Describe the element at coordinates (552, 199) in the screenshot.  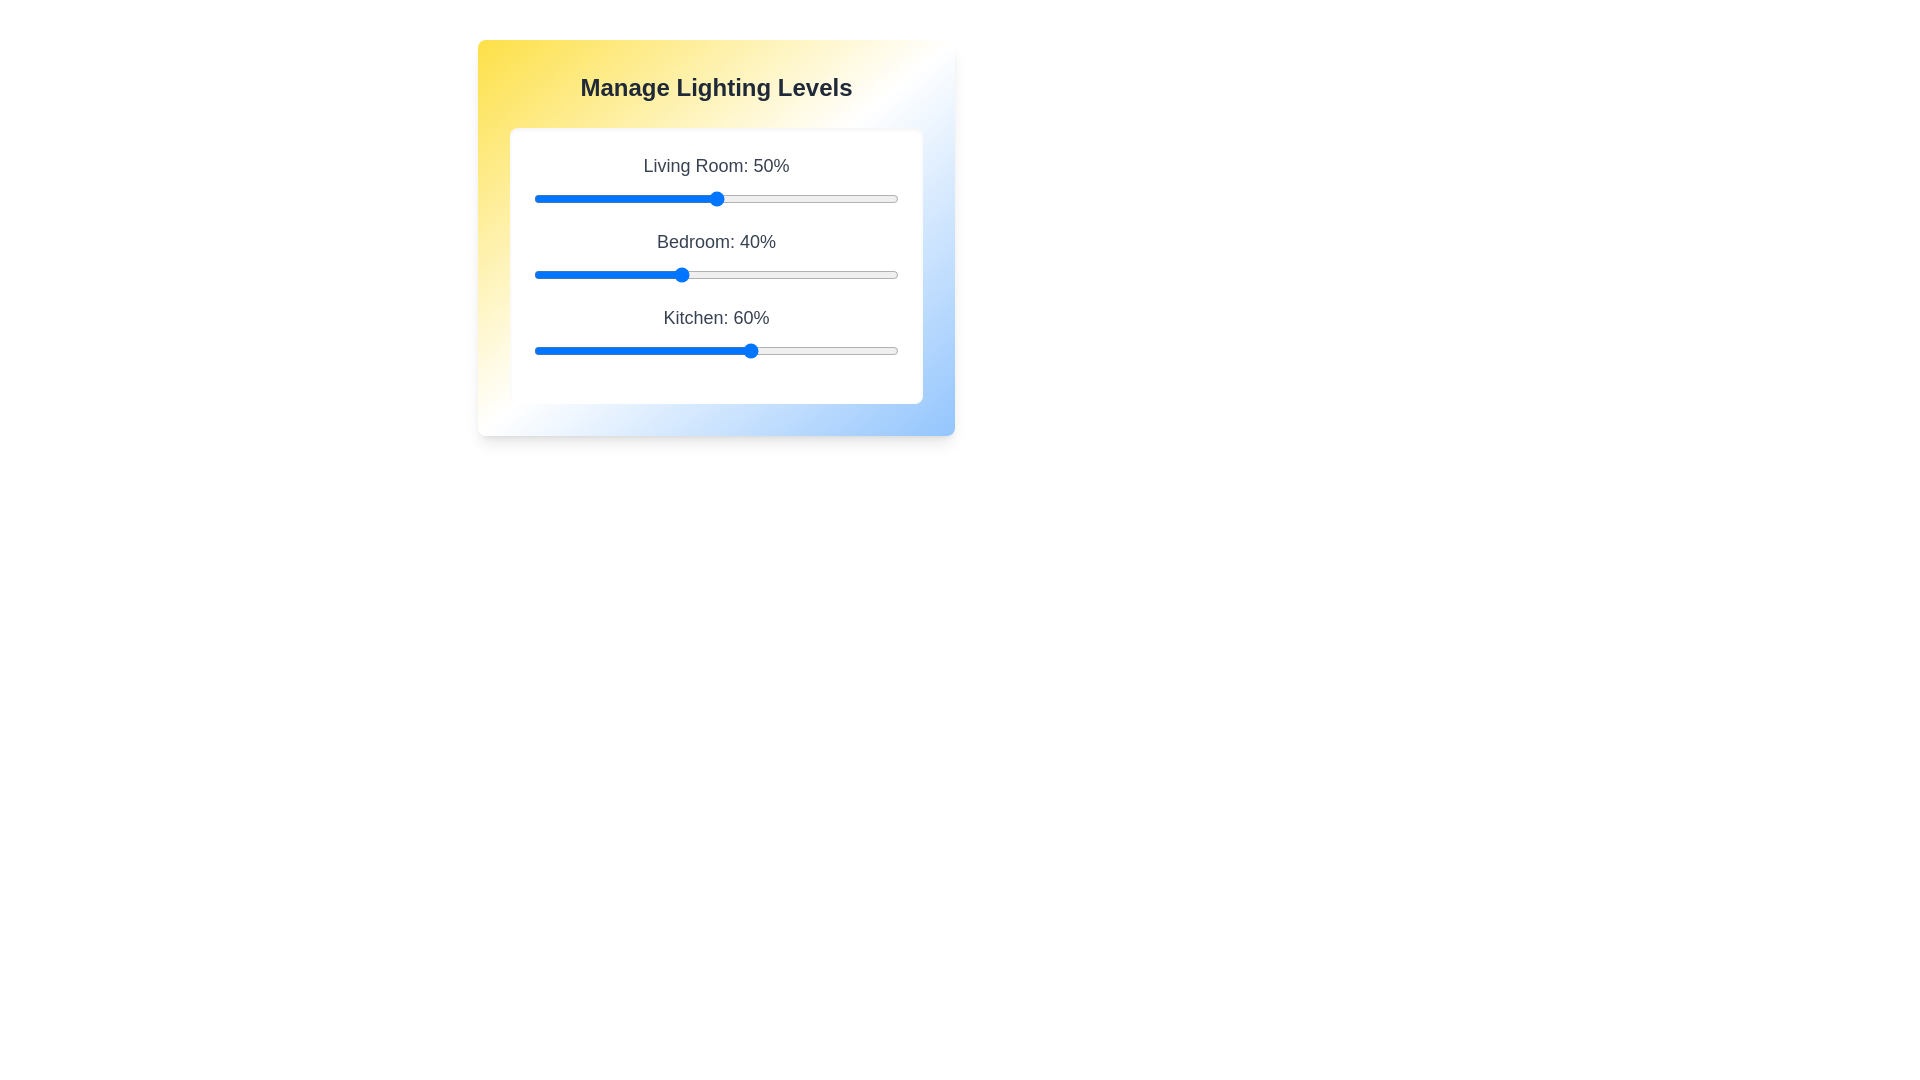
I see `the Living Room lighting slider to 5%` at that location.